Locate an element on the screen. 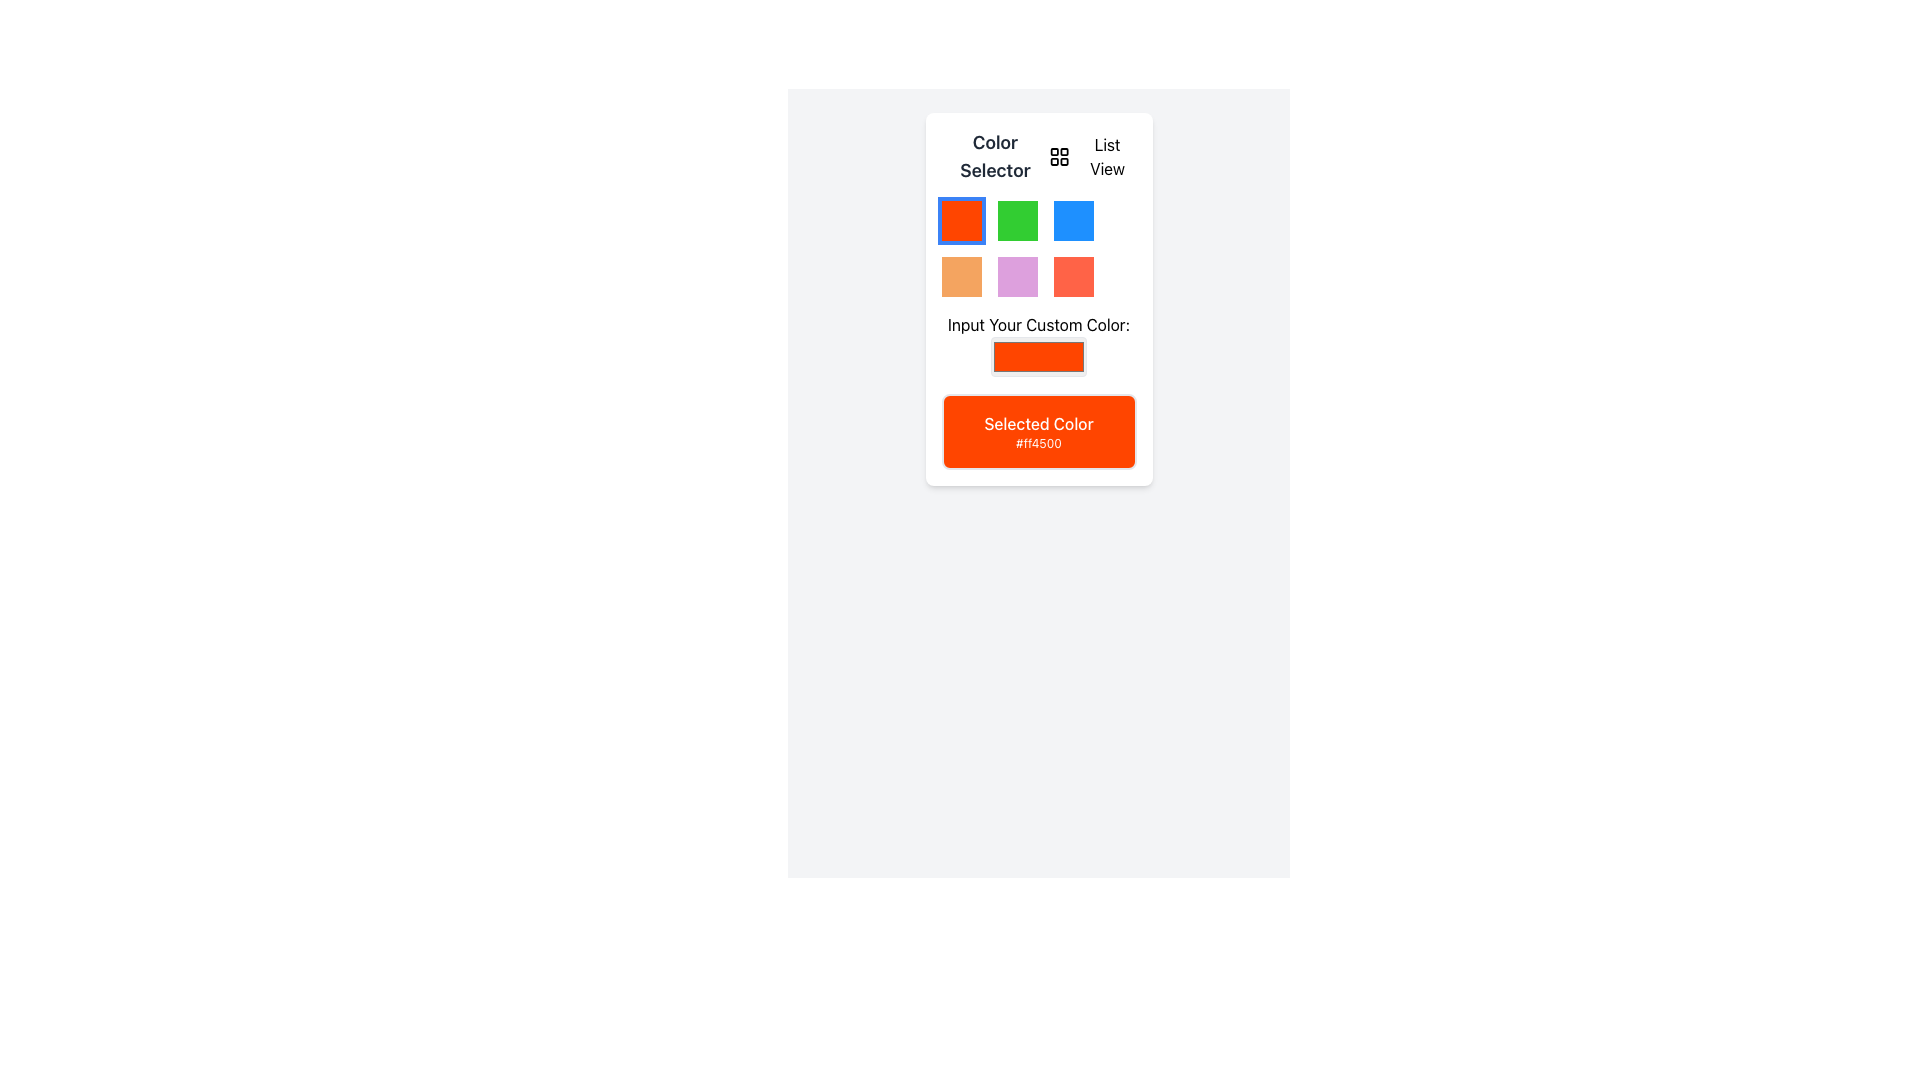 The width and height of the screenshot is (1920, 1080). the text label that reads 'Input Your Custom Color:' which is styled in bold black font, located within the color selector panel above the color input box is located at coordinates (1038, 323).